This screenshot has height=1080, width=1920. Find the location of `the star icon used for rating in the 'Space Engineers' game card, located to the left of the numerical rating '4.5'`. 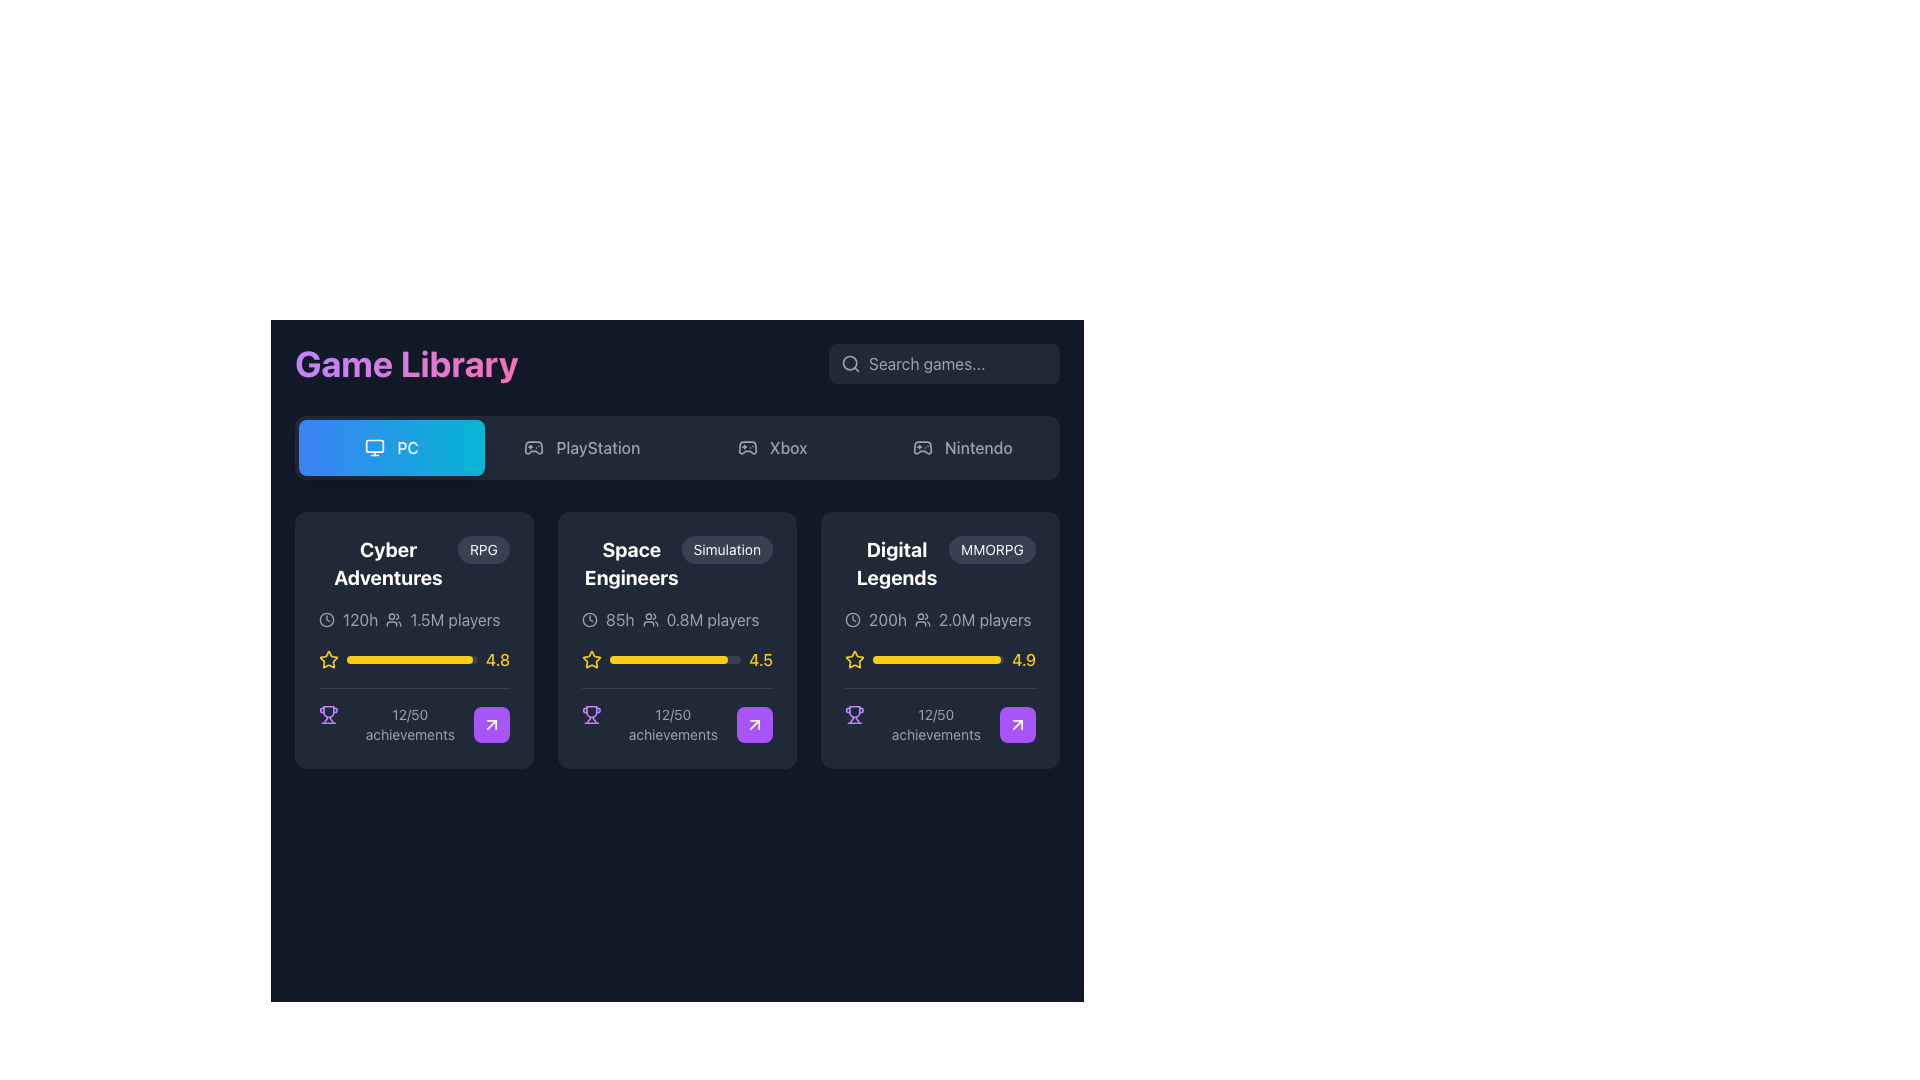

the star icon used for rating in the 'Space Engineers' game card, located to the left of the numerical rating '4.5' is located at coordinates (590, 659).